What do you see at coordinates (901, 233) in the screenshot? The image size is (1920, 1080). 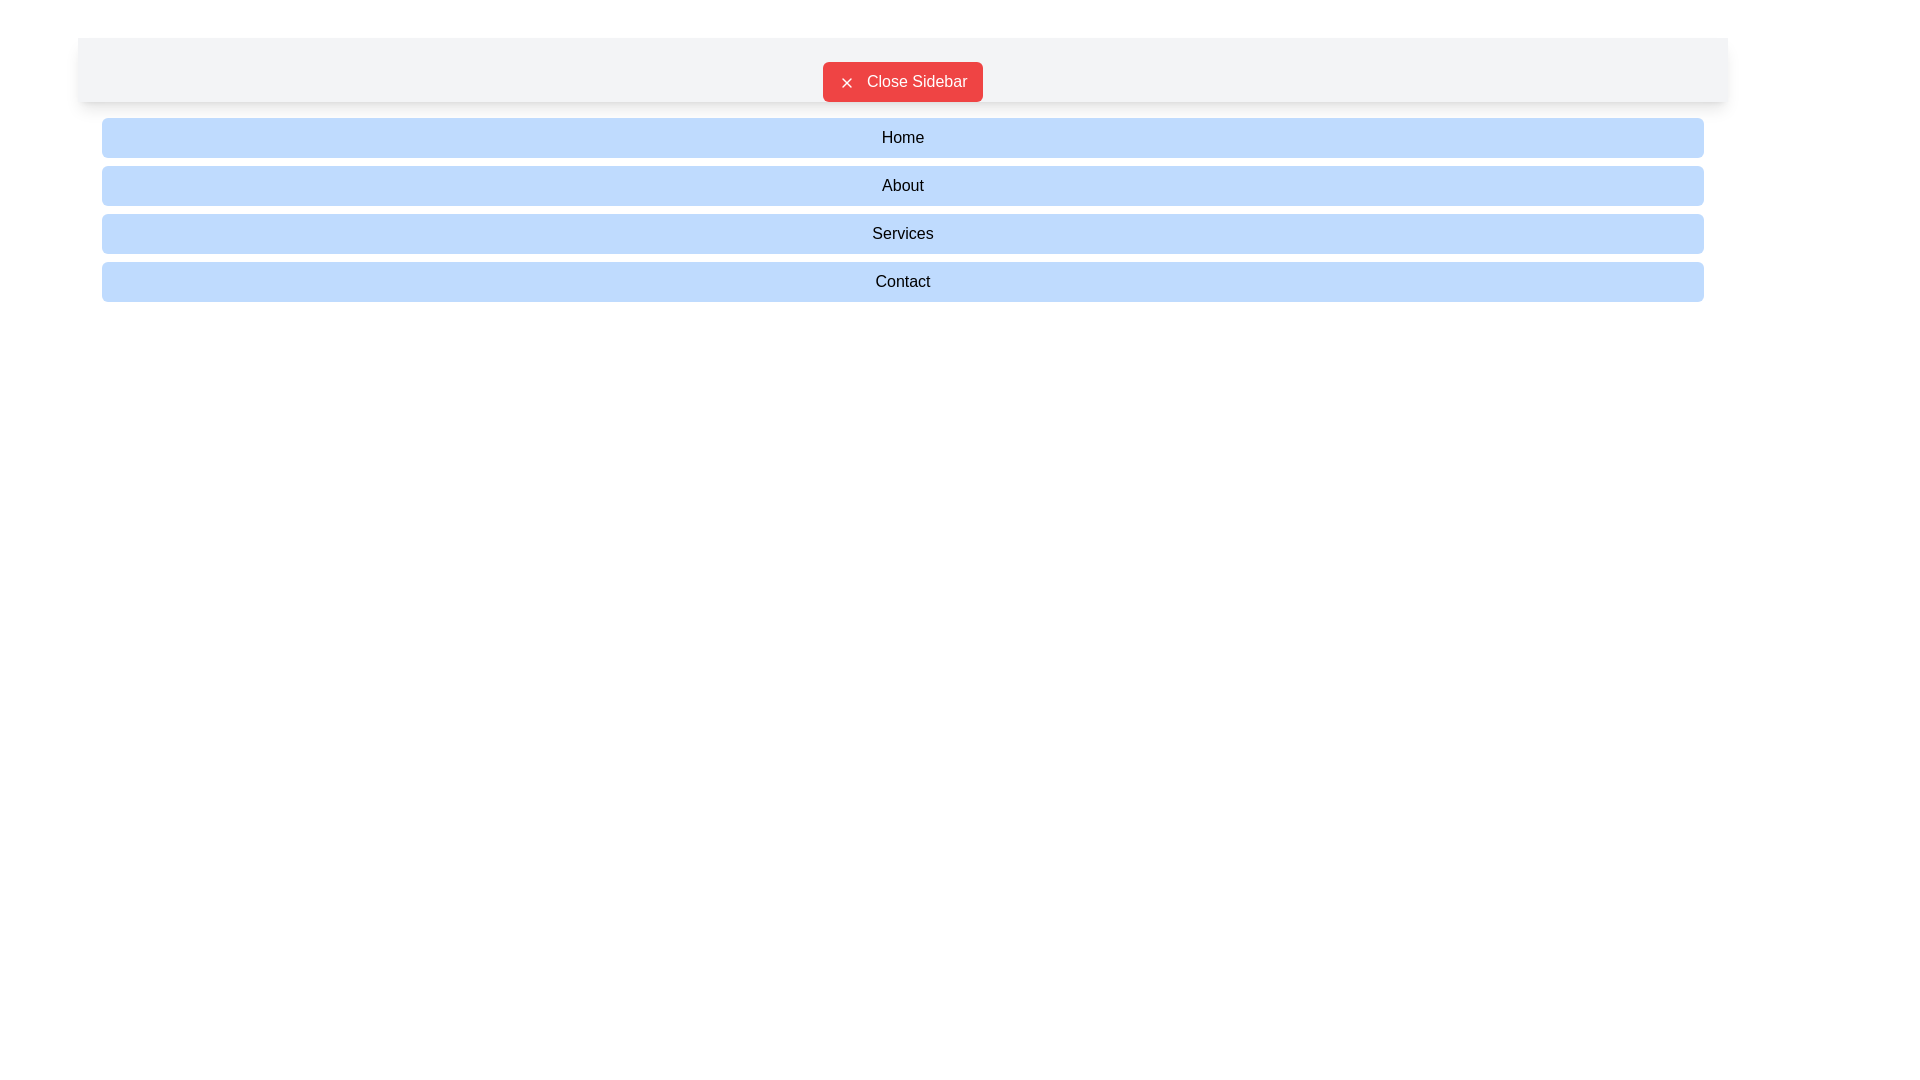 I see `the 'Services' button, which is a light blue rectangular button with rounded corners and black text, positioned below the 'About' button and above the 'Contact' button in the sidebar layout` at bounding box center [901, 233].